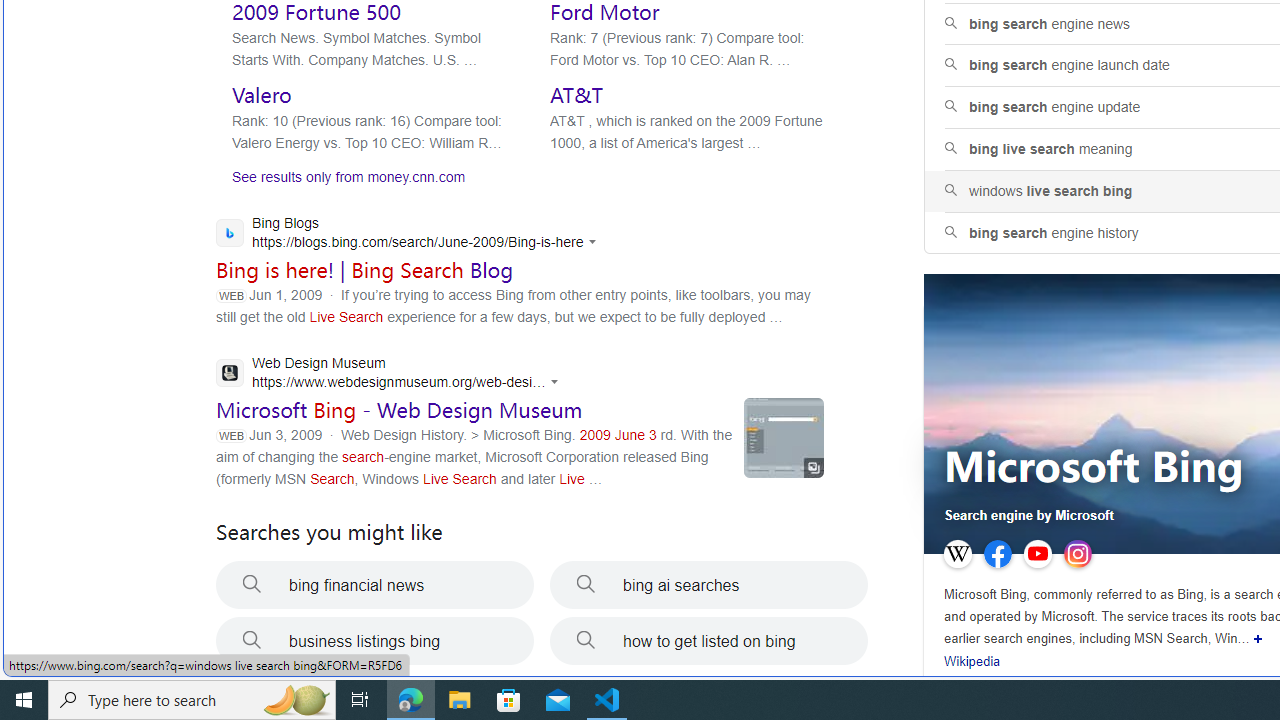 This screenshot has height=720, width=1280. Describe the element at coordinates (709, 641) in the screenshot. I see `'how to get listed on bing'` at that location.